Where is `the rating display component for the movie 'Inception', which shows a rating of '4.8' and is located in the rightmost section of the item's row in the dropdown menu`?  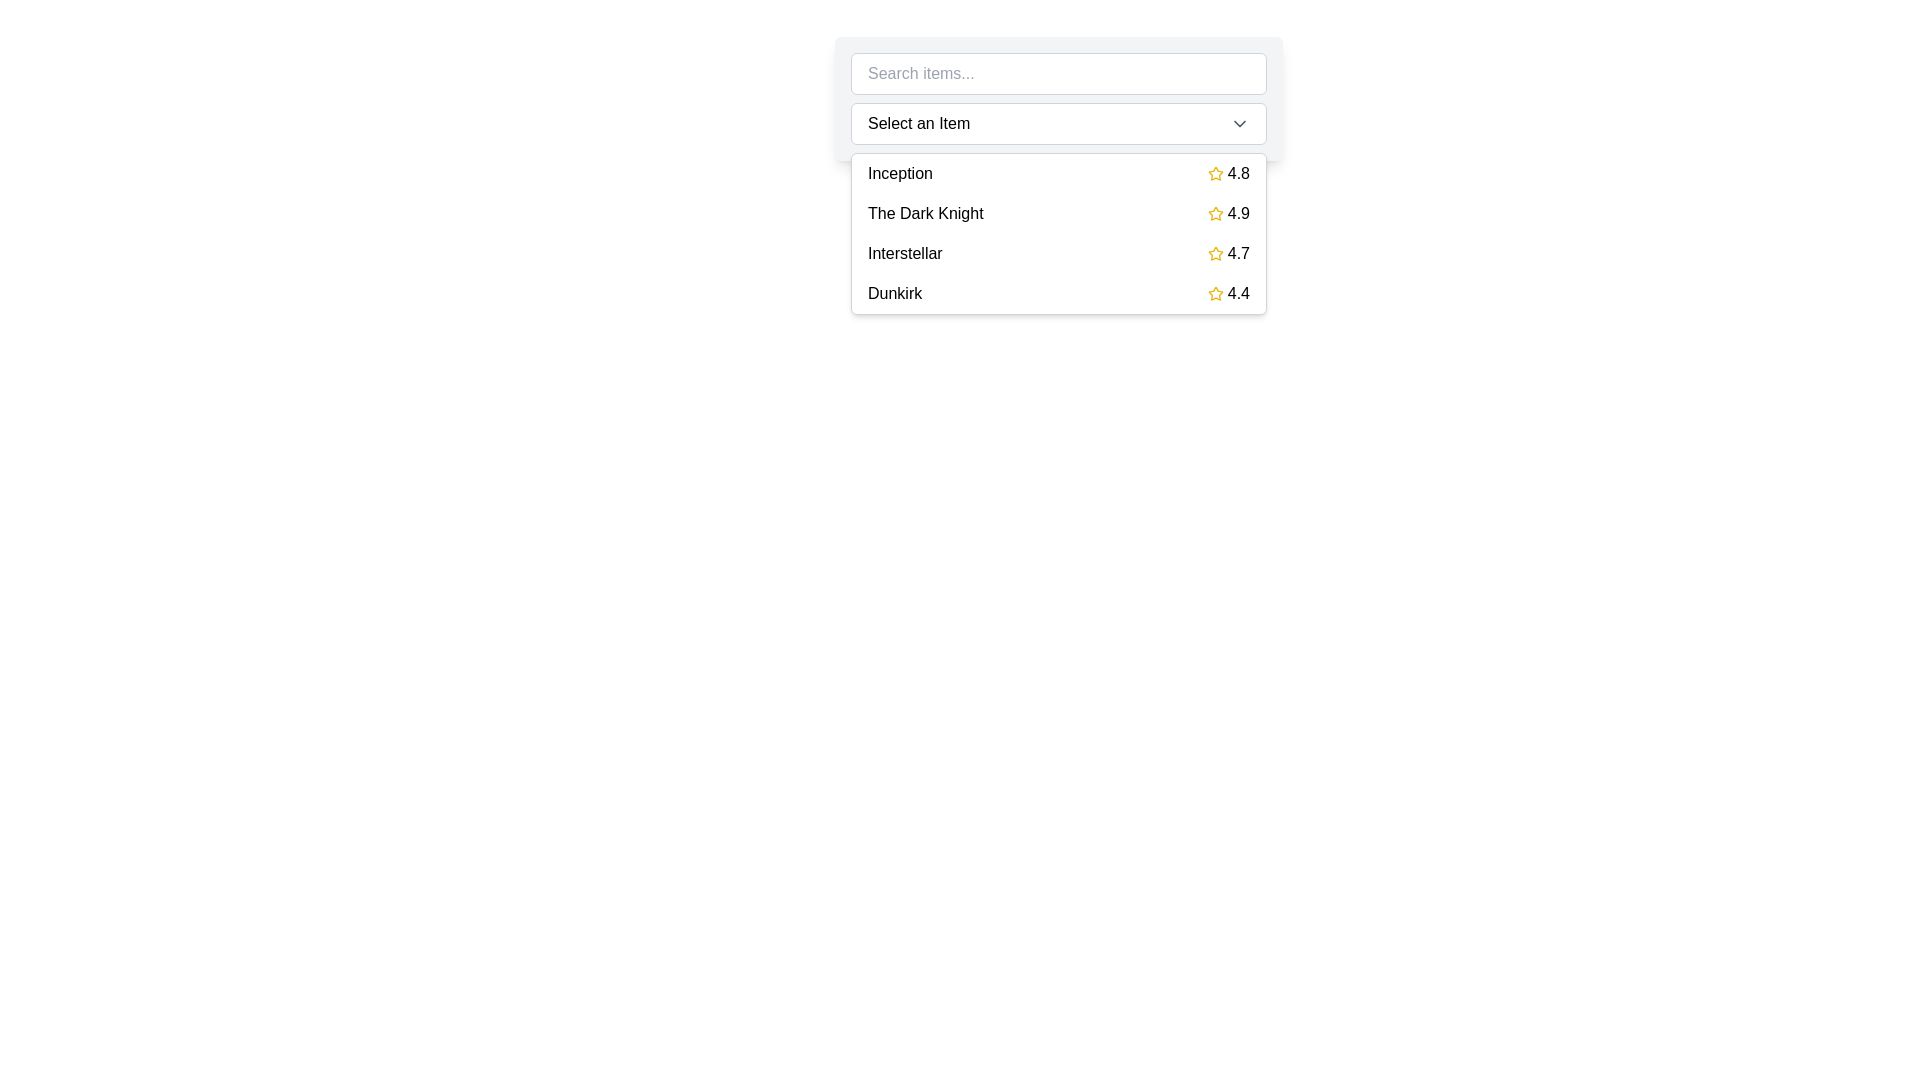 the rating display component for the movie 'Inception', which shows a rating of '4.8' and is located in the rightmost section of the item's row in the dropdown menu is located at coordinates (1227, 172).